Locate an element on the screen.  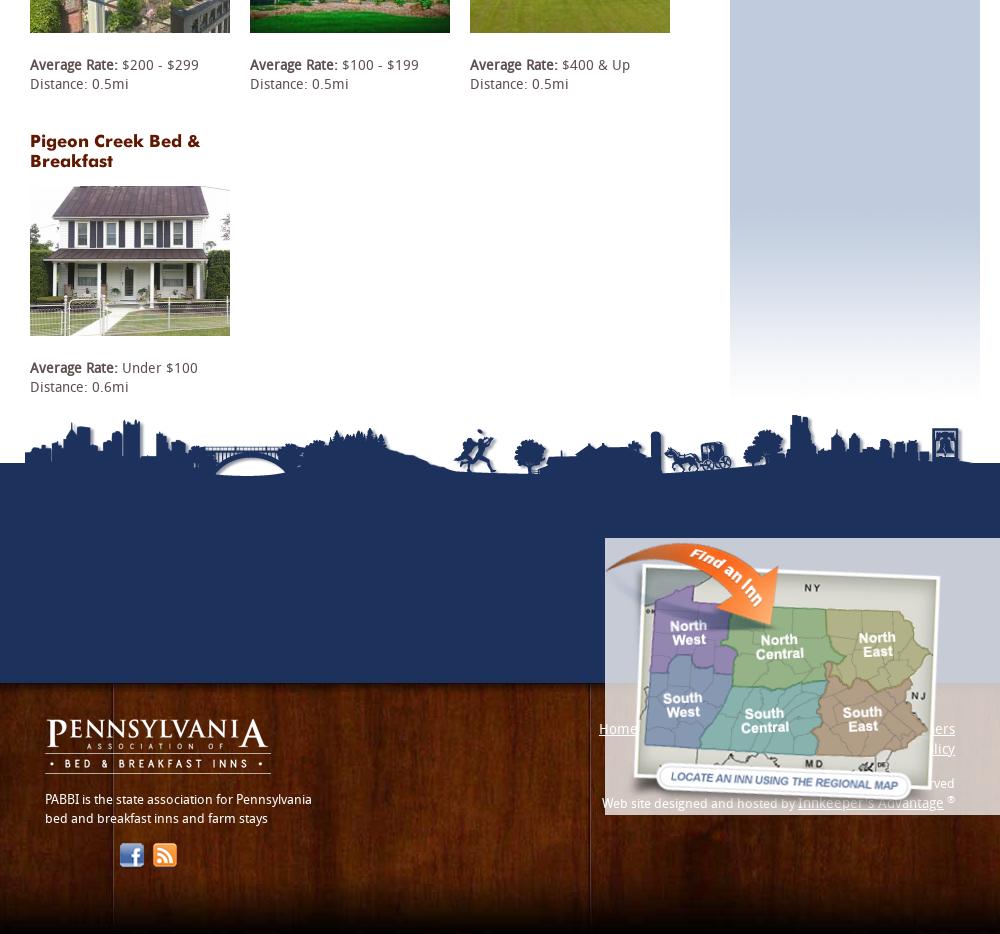
'Privacy Policy' is located at coordinates (912, 747).